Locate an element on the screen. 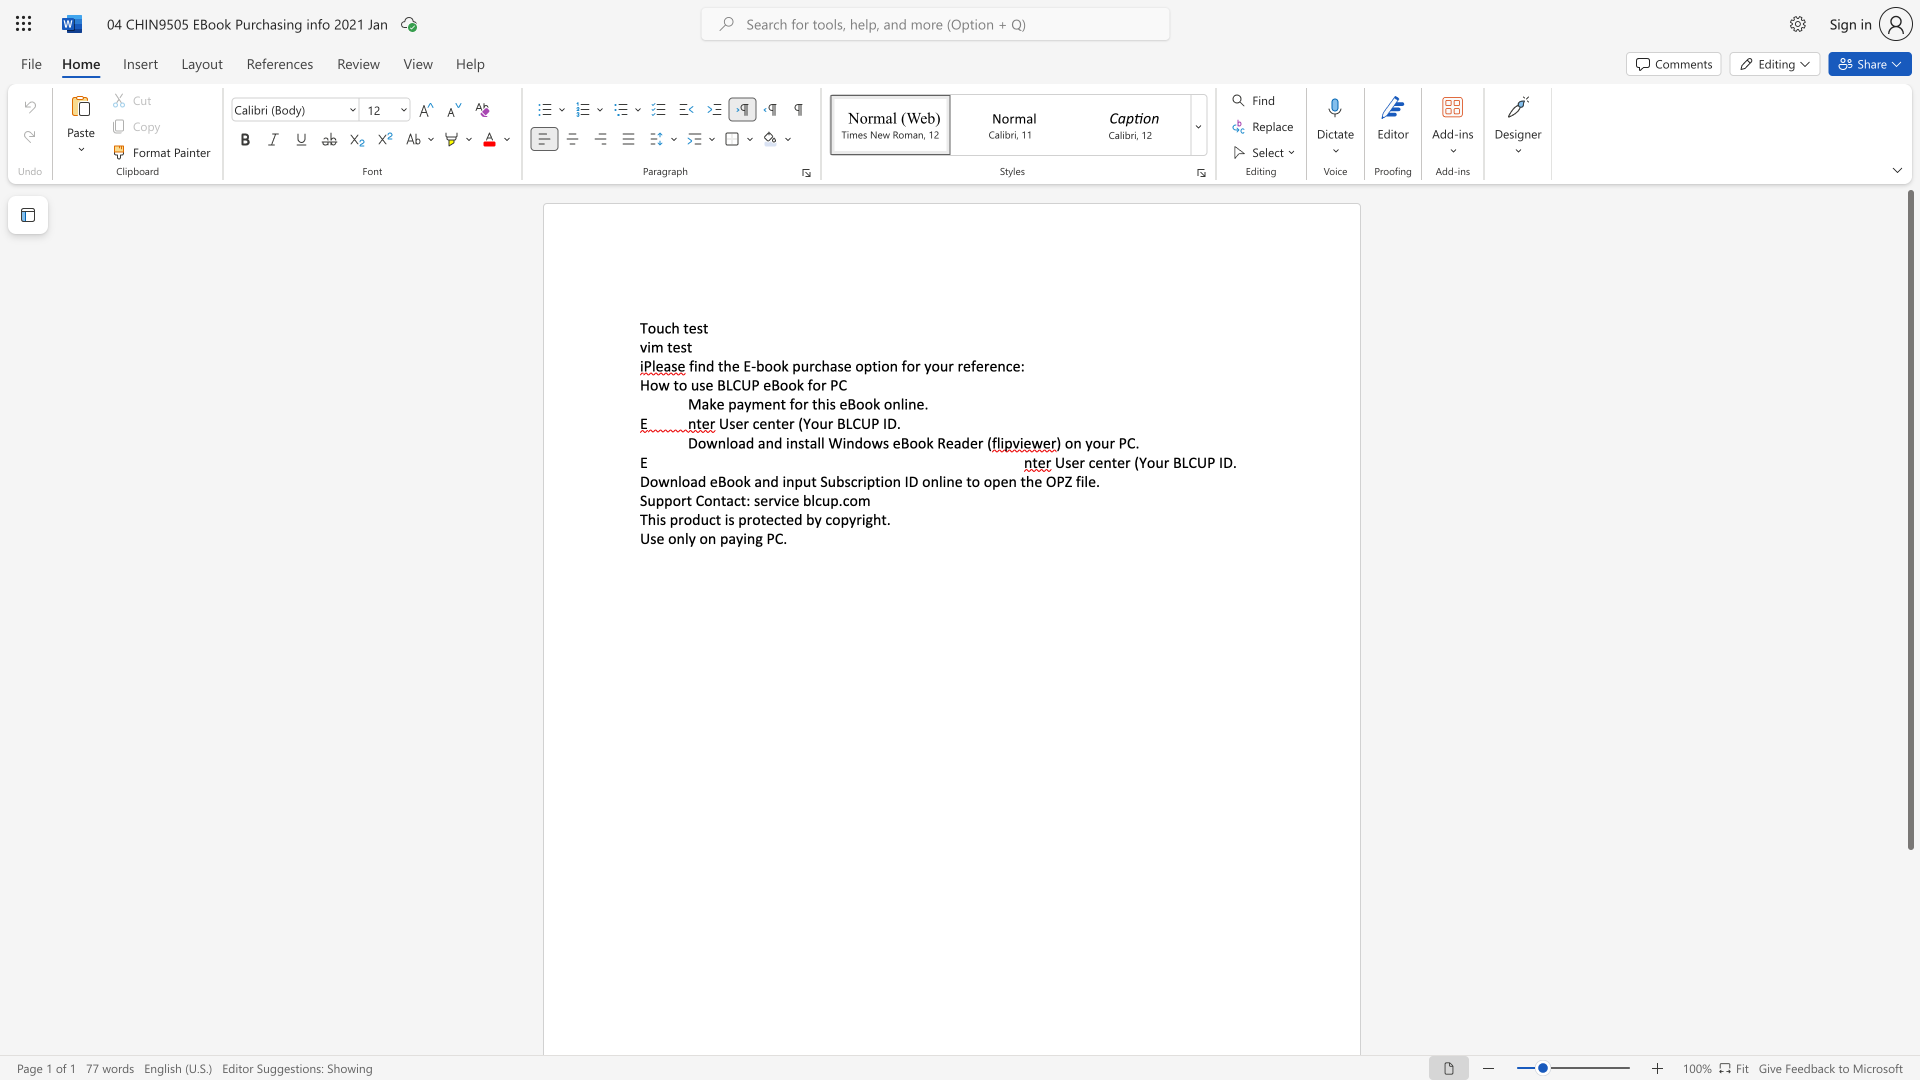 This screenshot has width=1920, height=1080. the subset text "nly on" within the text "Use only on paying PC." is located at coordinates (676, 537).